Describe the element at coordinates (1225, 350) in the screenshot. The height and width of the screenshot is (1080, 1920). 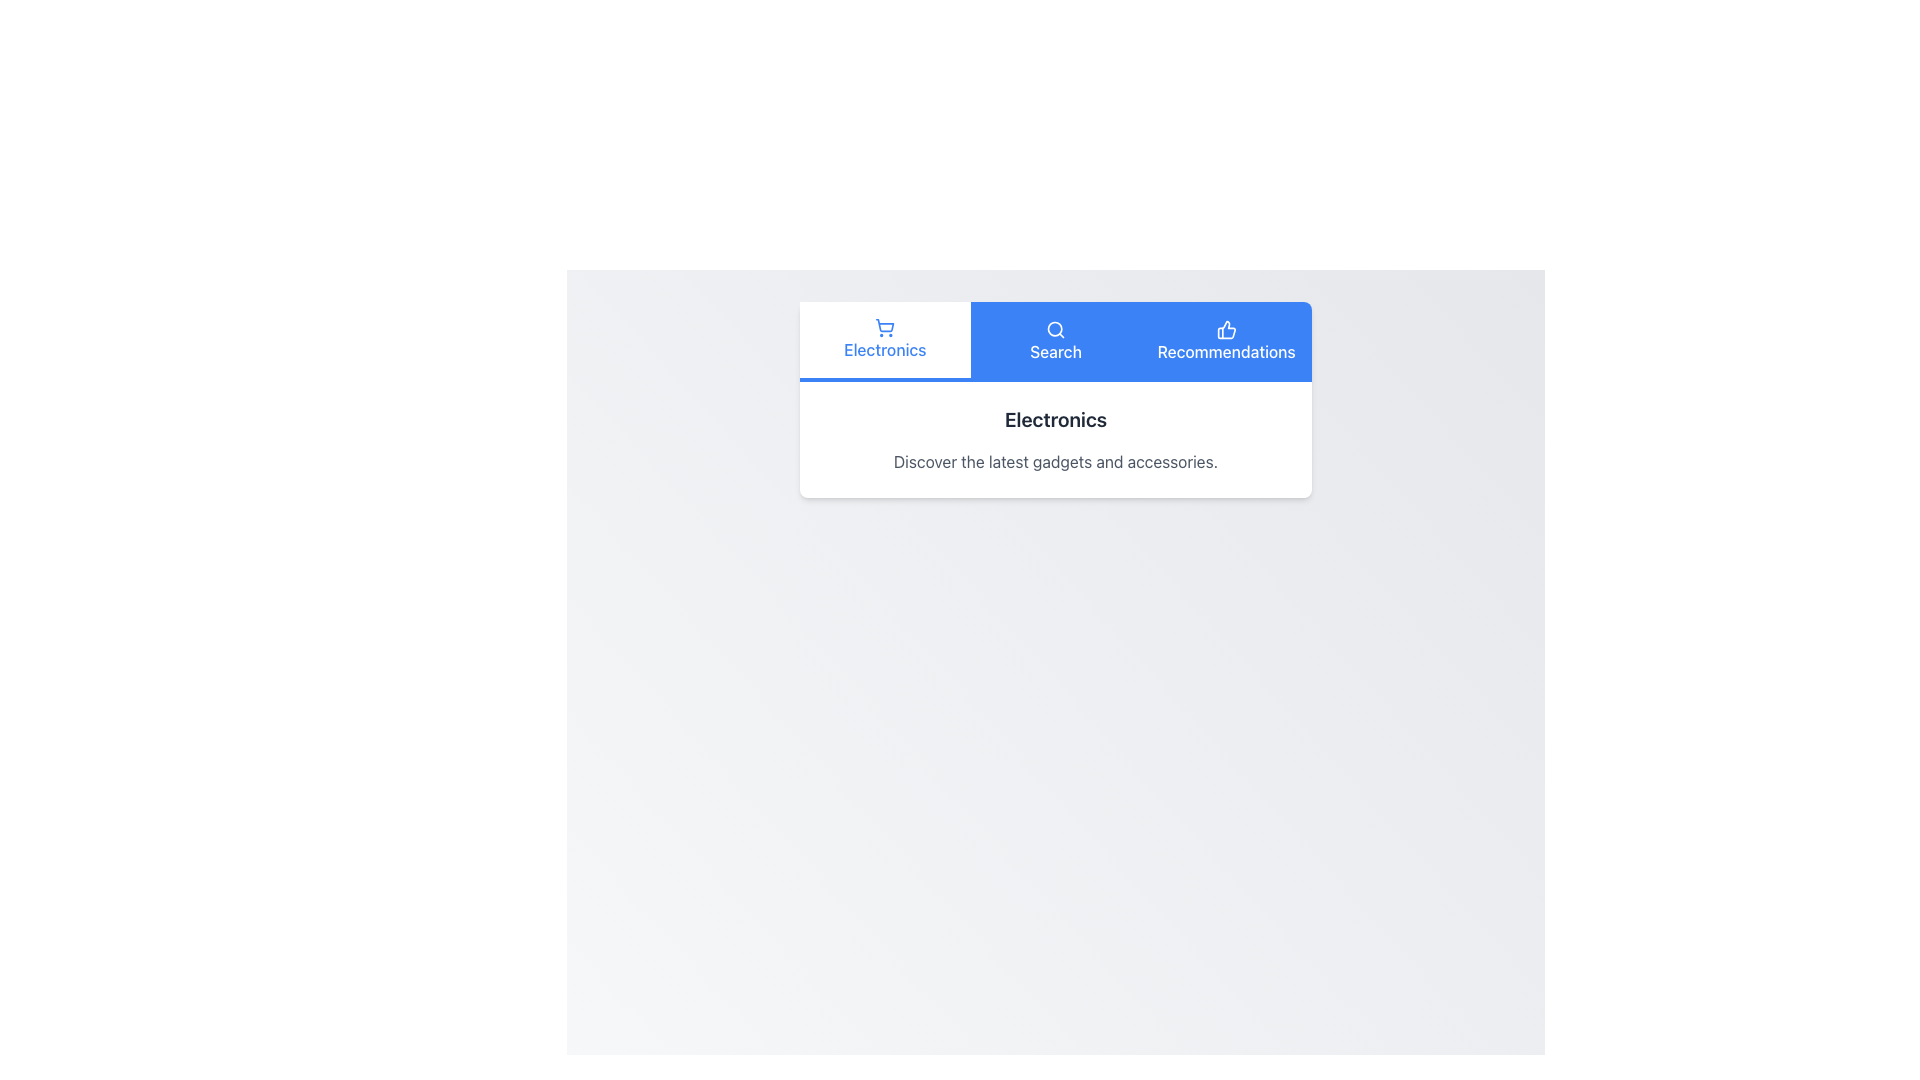
I see `the 'Recommendations' tab in the navigation bar` at that location.